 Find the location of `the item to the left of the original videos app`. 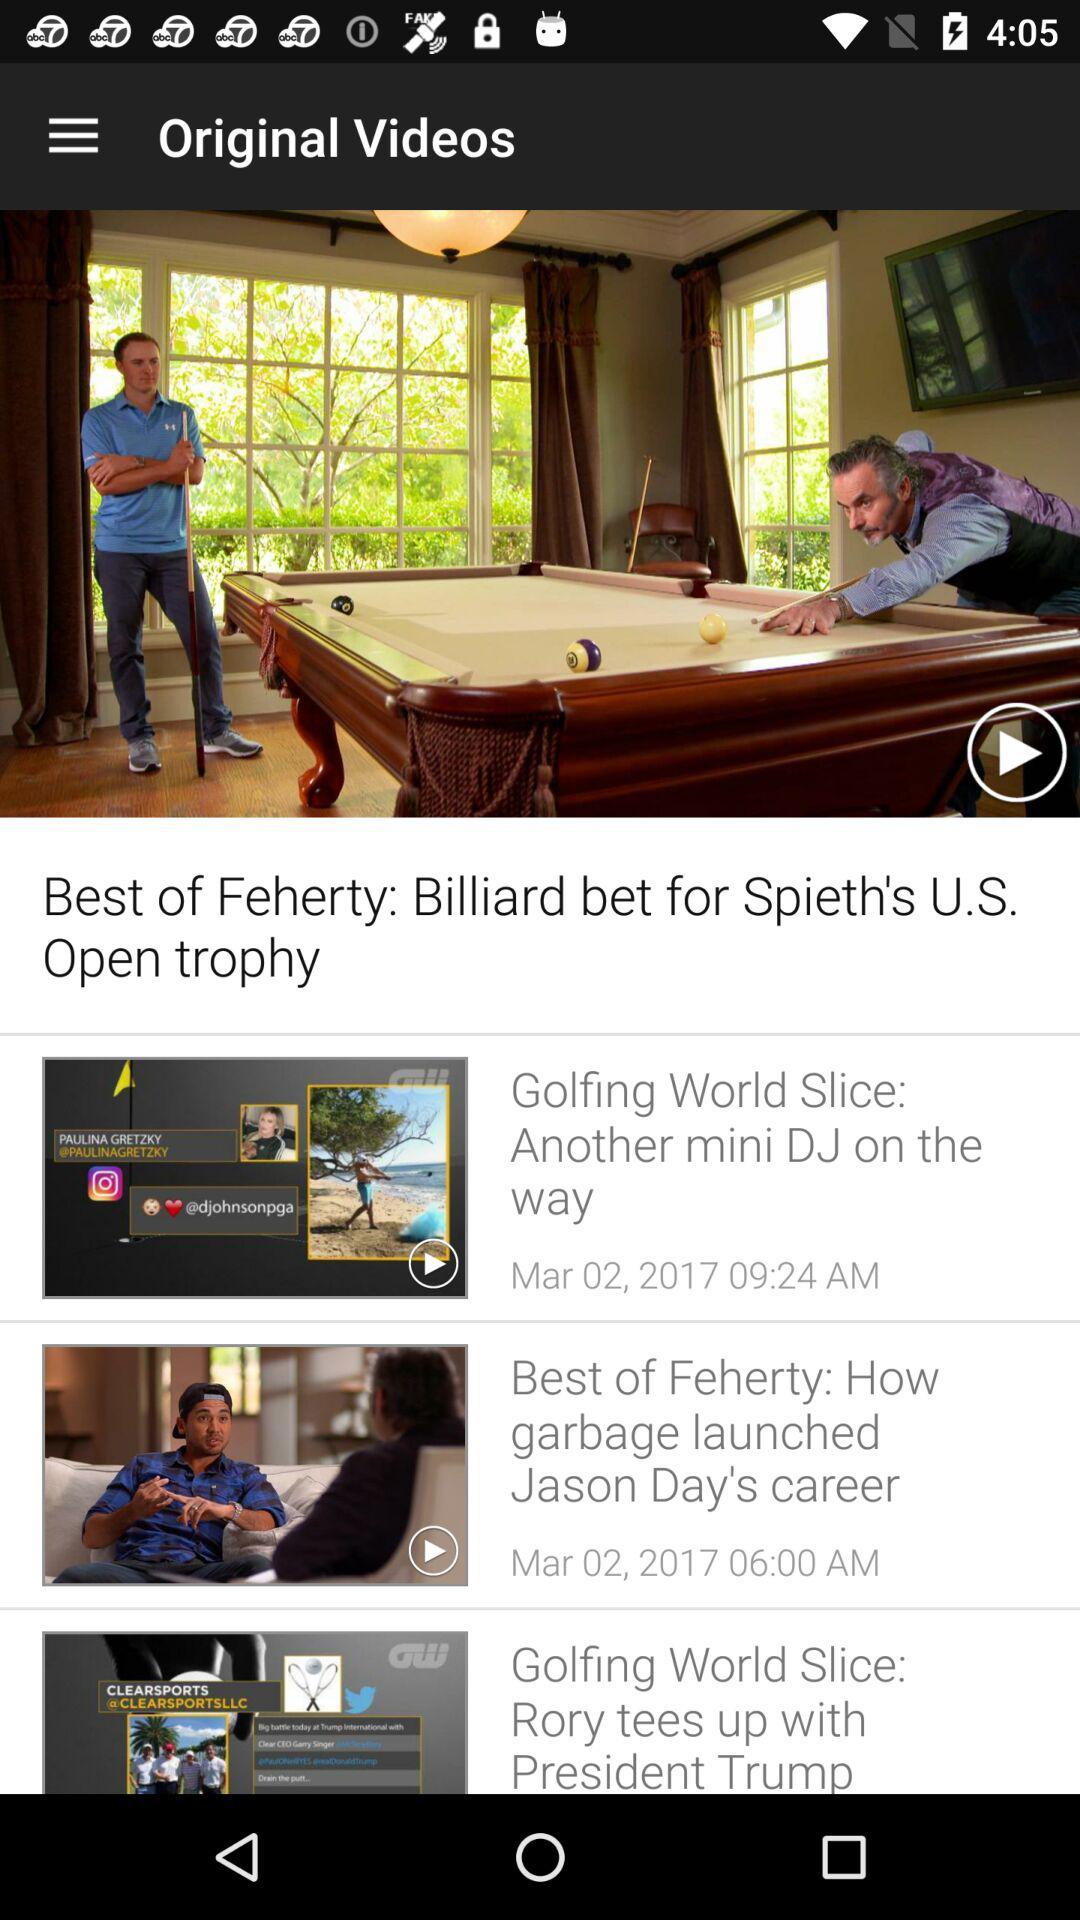

the item to the left of the original videos app is located at coordinates (72, 135).